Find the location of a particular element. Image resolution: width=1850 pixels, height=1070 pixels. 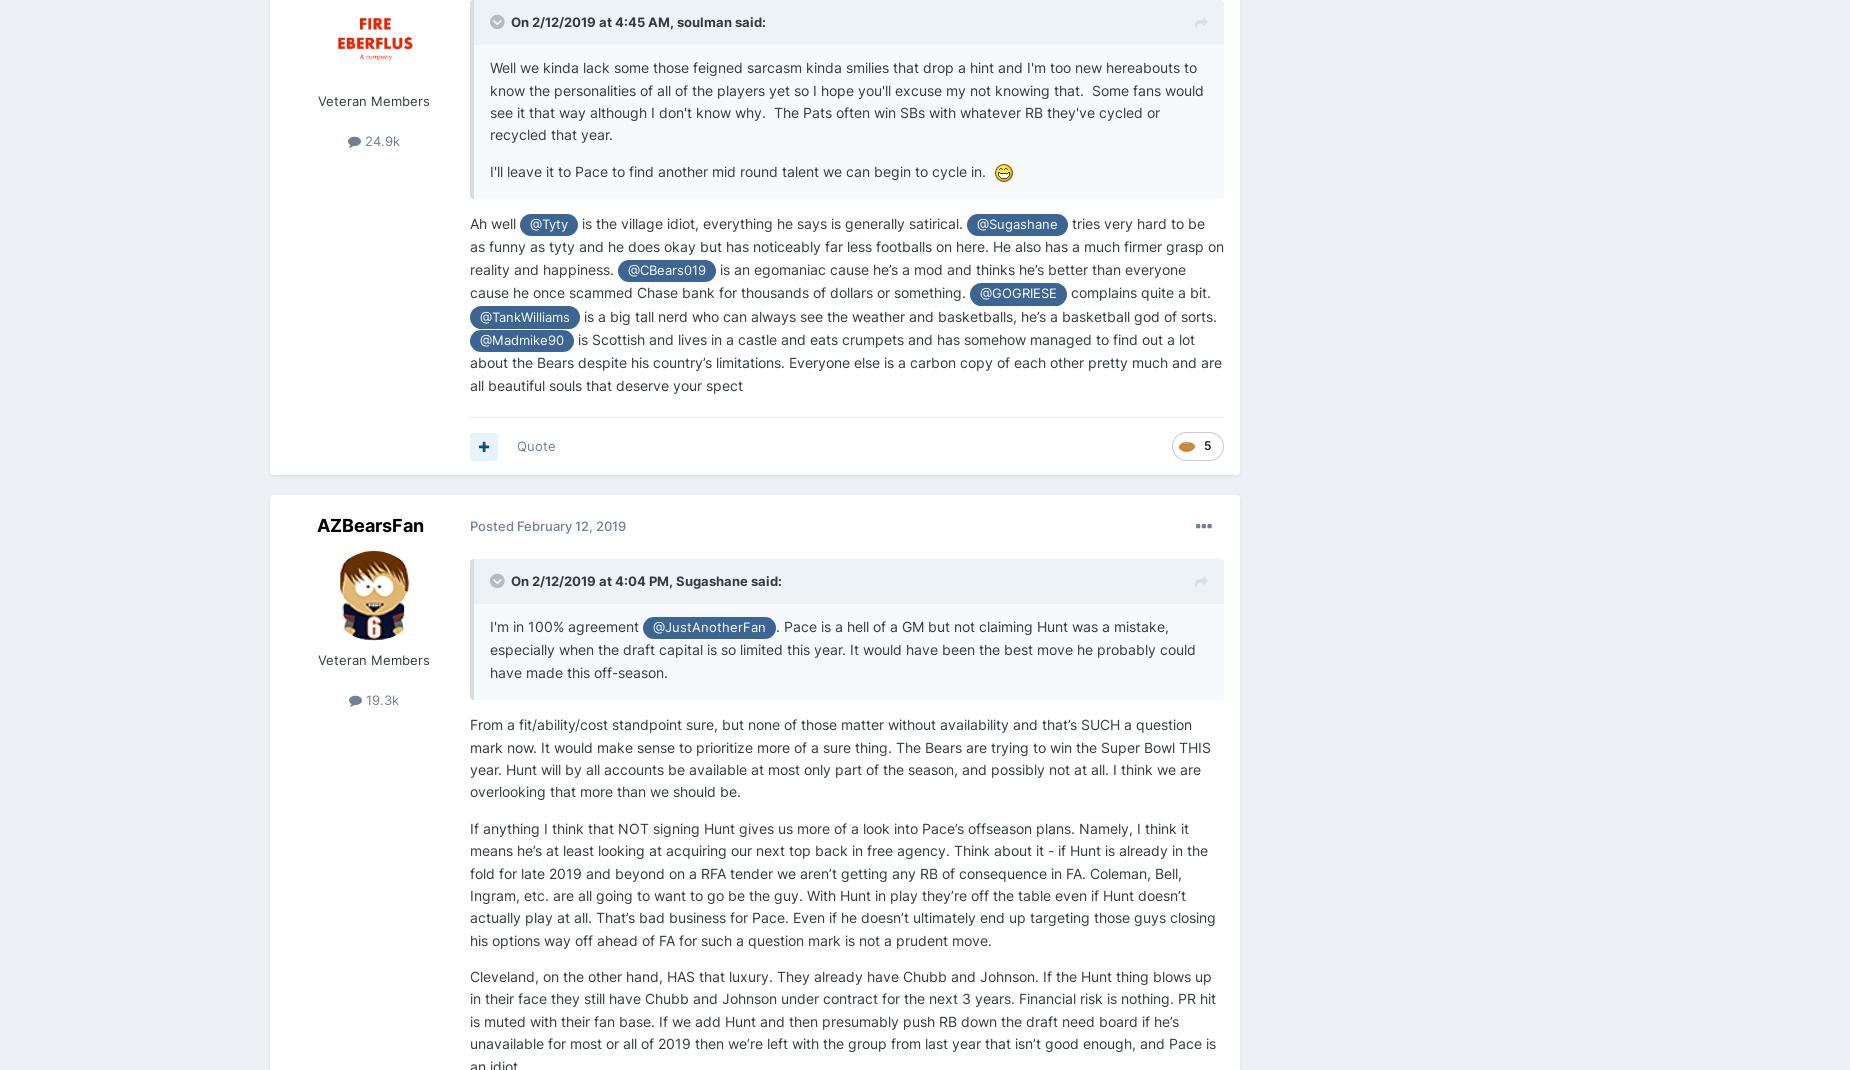

'Well we kinda lack some those feigned sarcasm kinda smilies that drop a hint and I'm too new hereabouts to know the personalities of all of the players yet so I hope you'll excuse my not knowing that.  Some fans would see it that way although I don't know why.  The Pats often win SBs with whatever RB they've cycled or recycled that year.' is located at coordinates (846, 101).